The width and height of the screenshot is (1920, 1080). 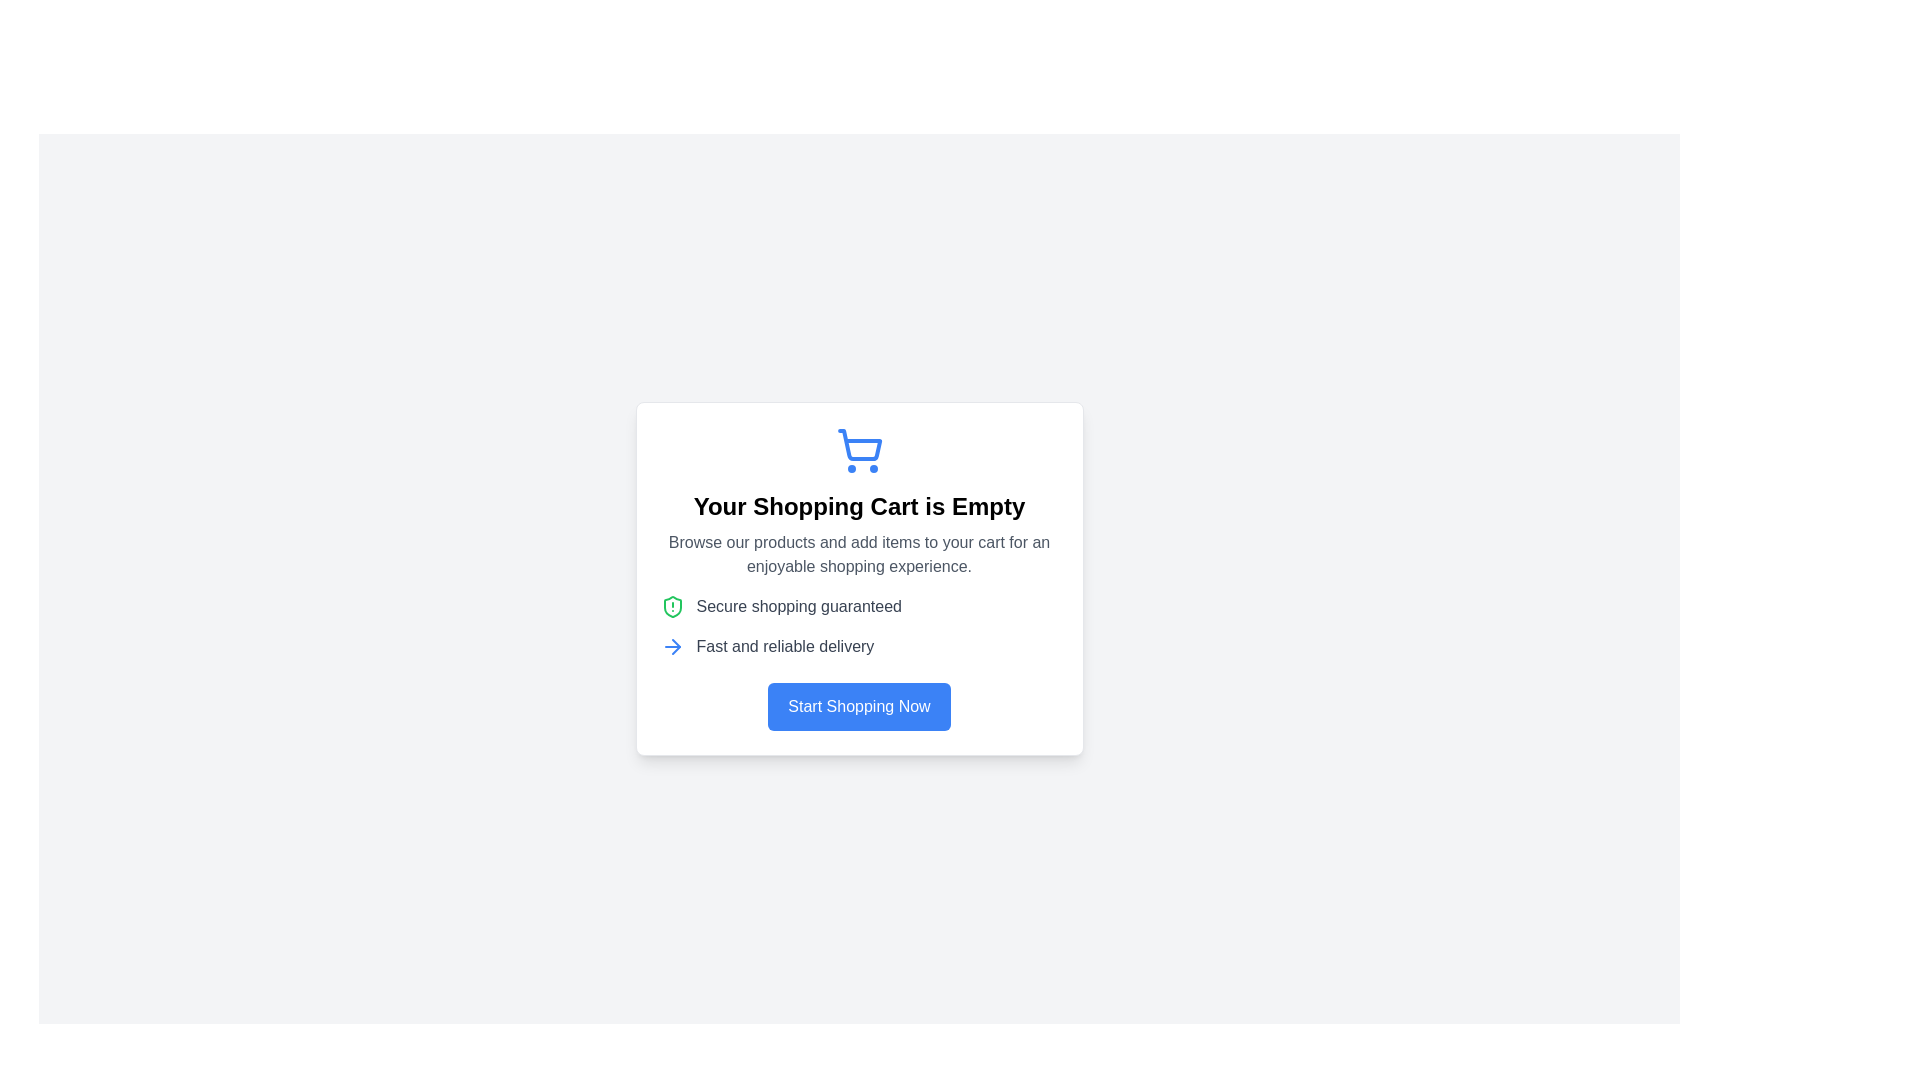 What do you see at coordinates (859, 444) in the screenshot?
I see `the decorative SVG component representing the body of the shopping cart icon, which is centered within the modal displaying an empty cart` at bounding box center [859, 444].